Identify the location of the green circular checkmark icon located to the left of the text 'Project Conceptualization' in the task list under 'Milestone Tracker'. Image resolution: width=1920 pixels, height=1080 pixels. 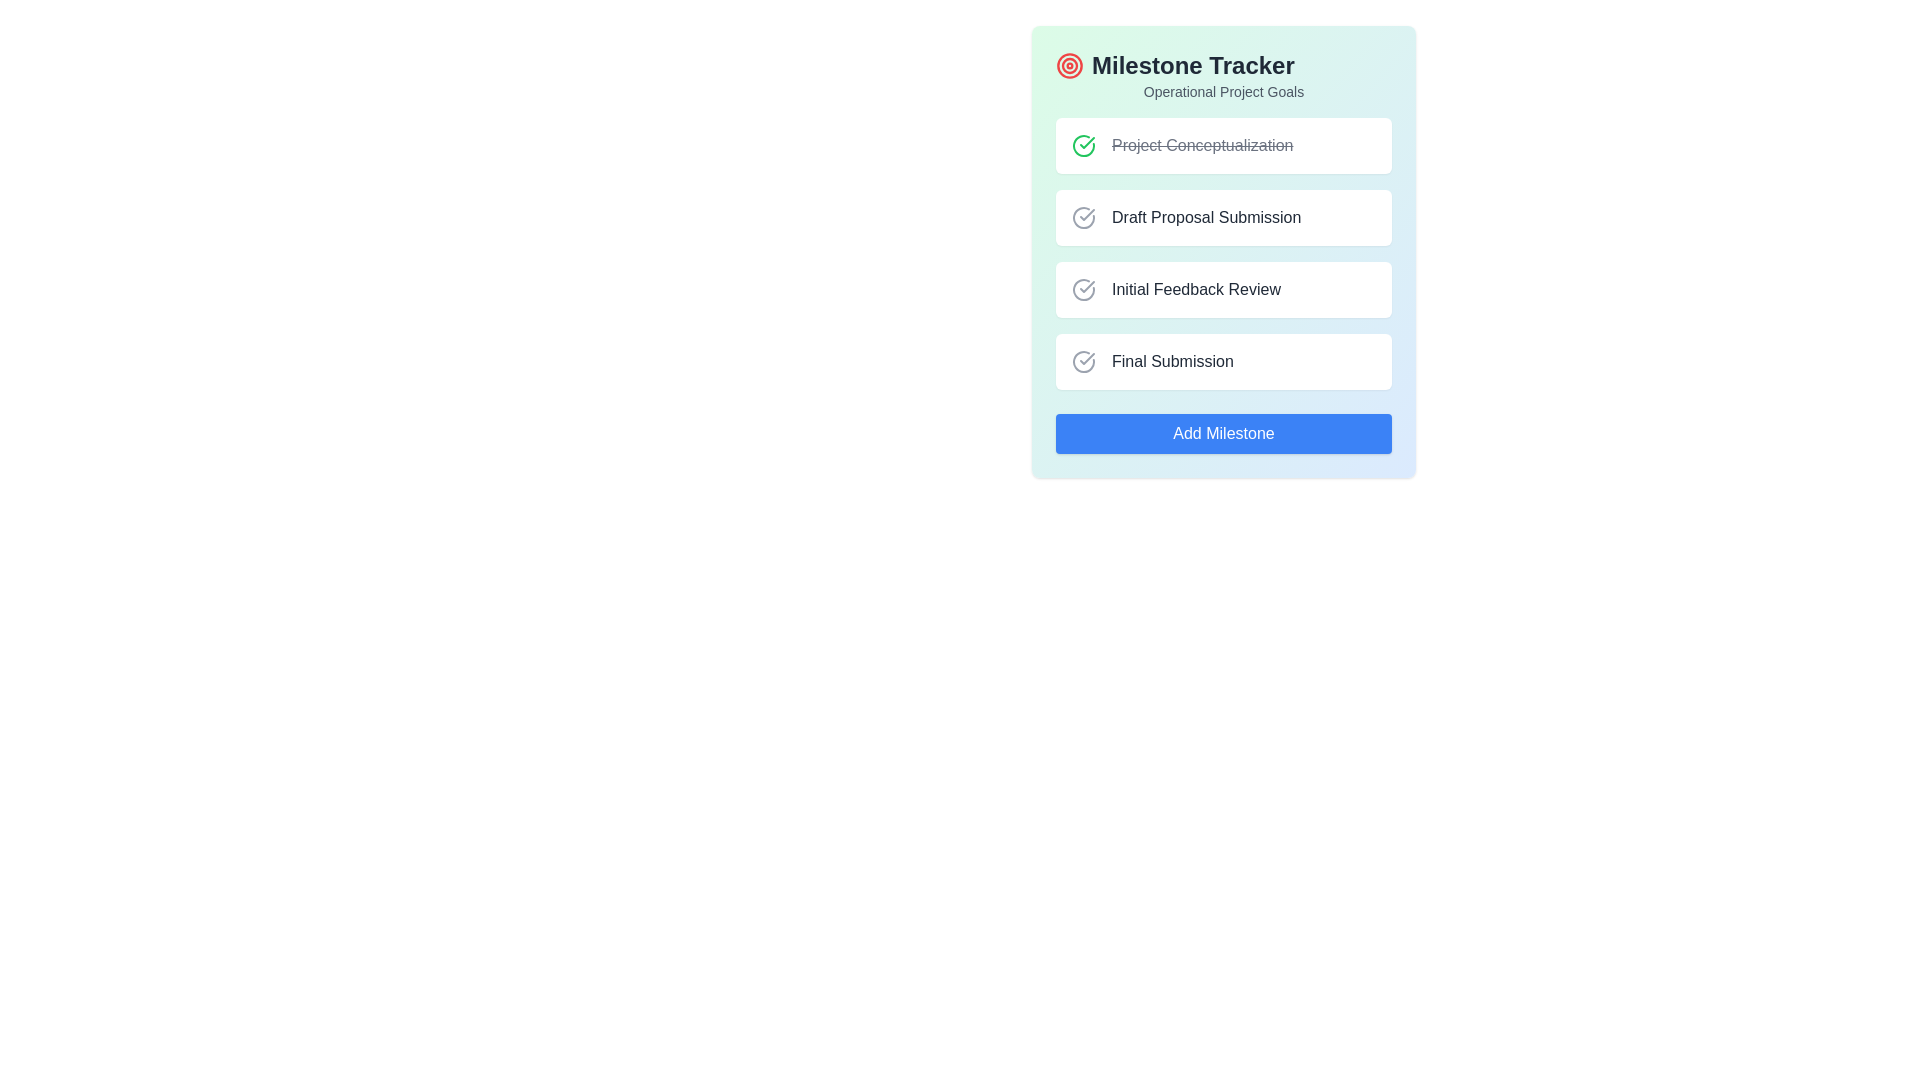
(1083, 145).